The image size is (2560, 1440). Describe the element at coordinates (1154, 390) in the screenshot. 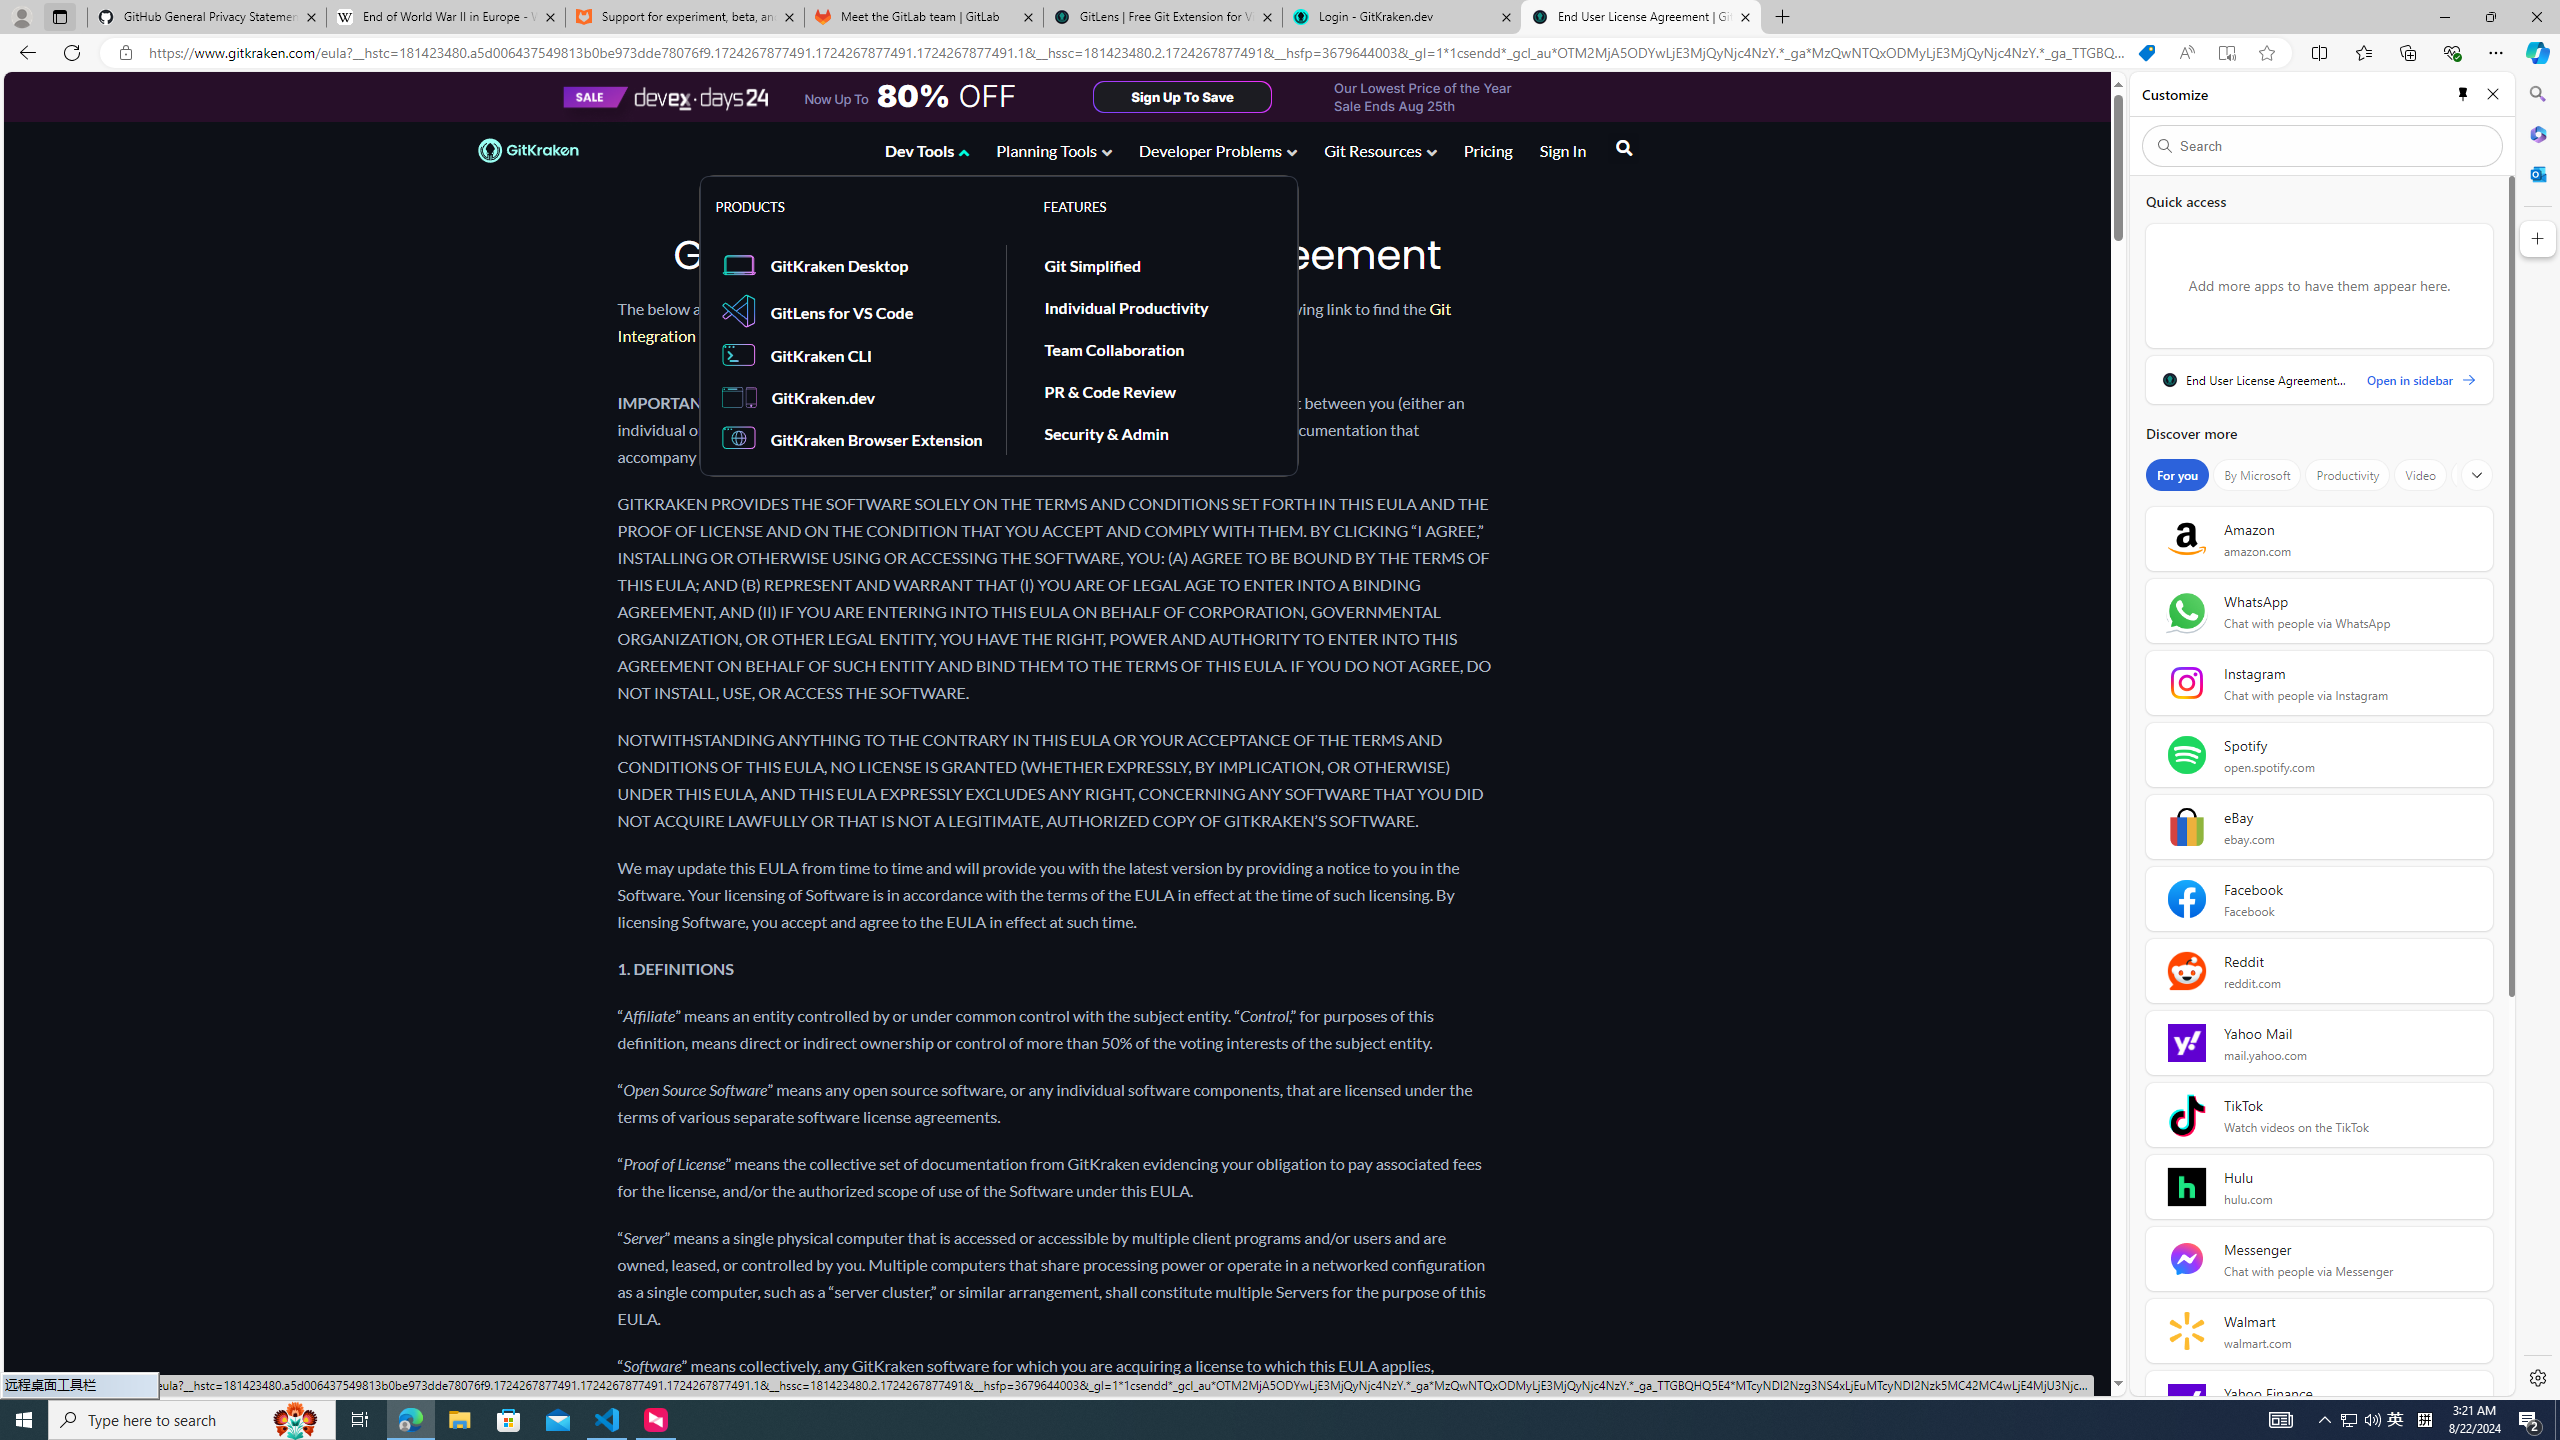

I see `'PR & Code Review'` at that location.